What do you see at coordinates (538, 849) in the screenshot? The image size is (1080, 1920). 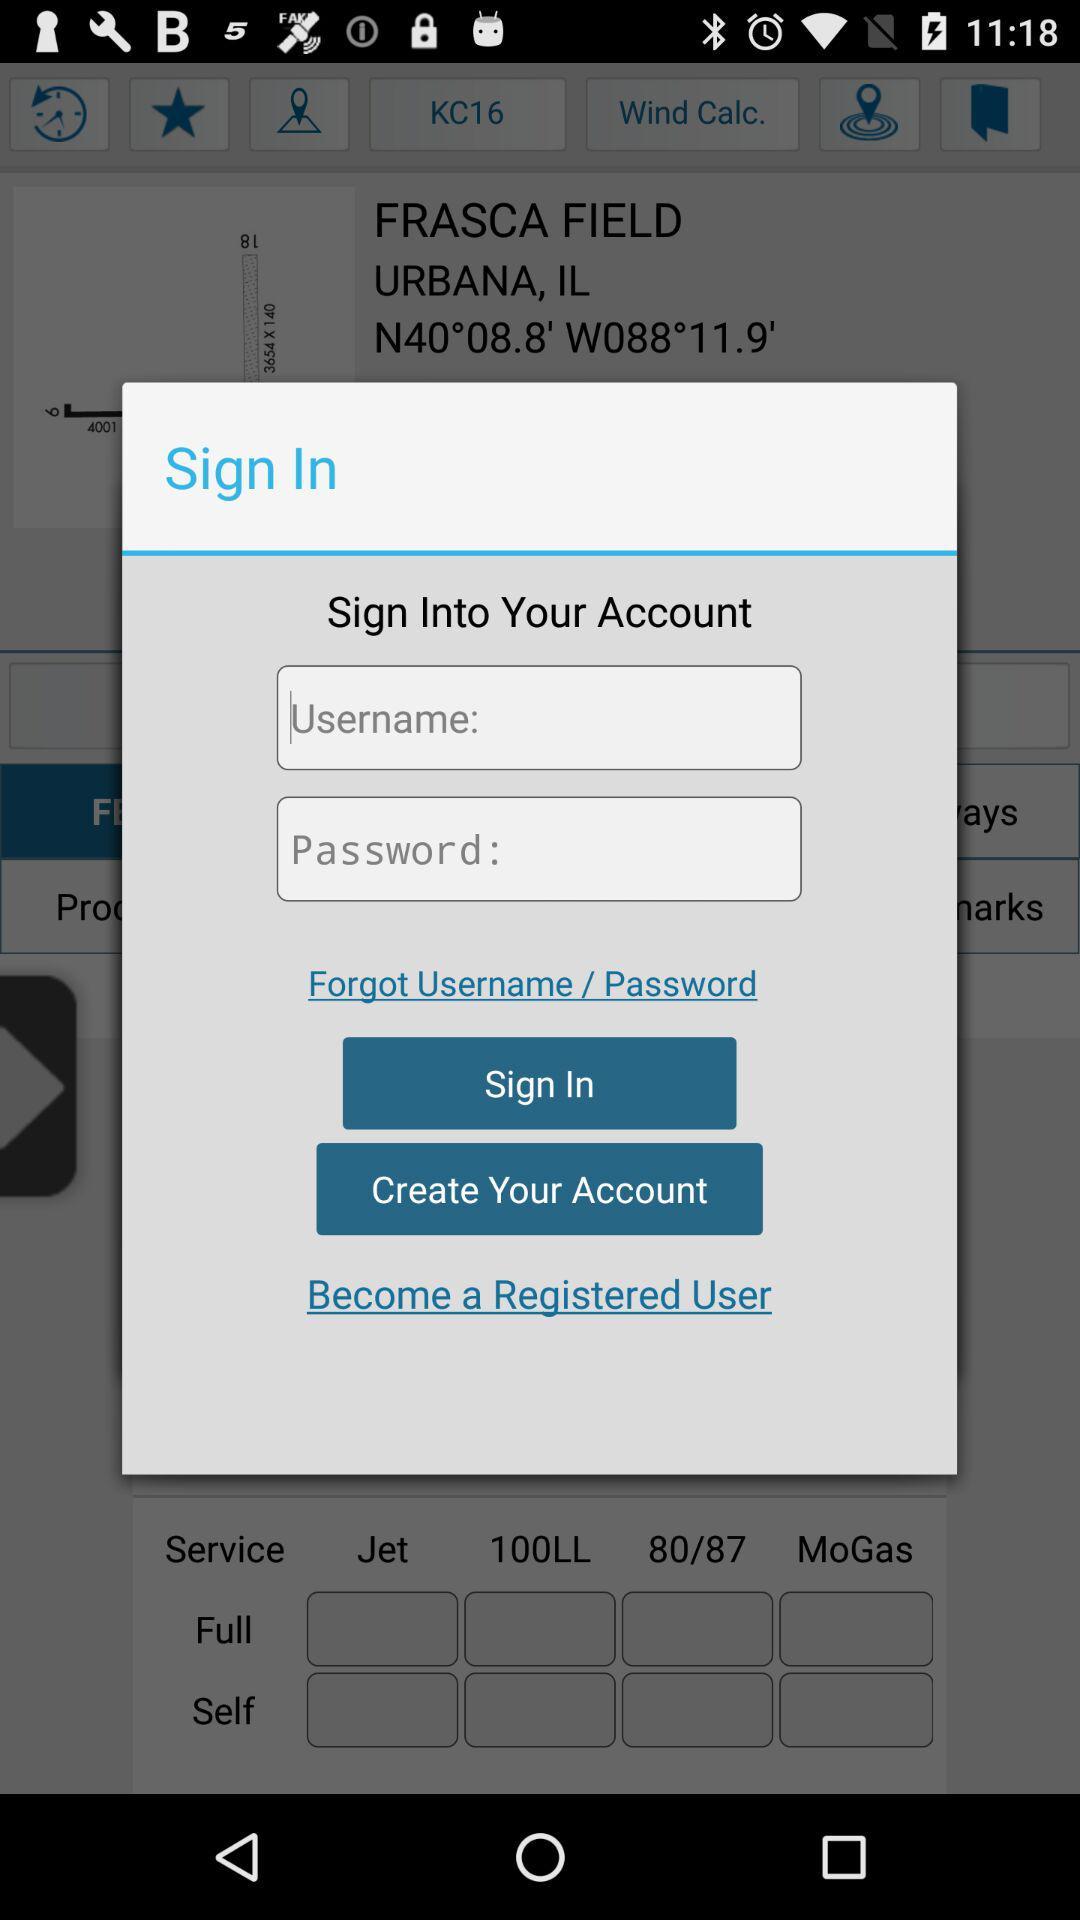 I see `password` at bounding box center [538, 849].